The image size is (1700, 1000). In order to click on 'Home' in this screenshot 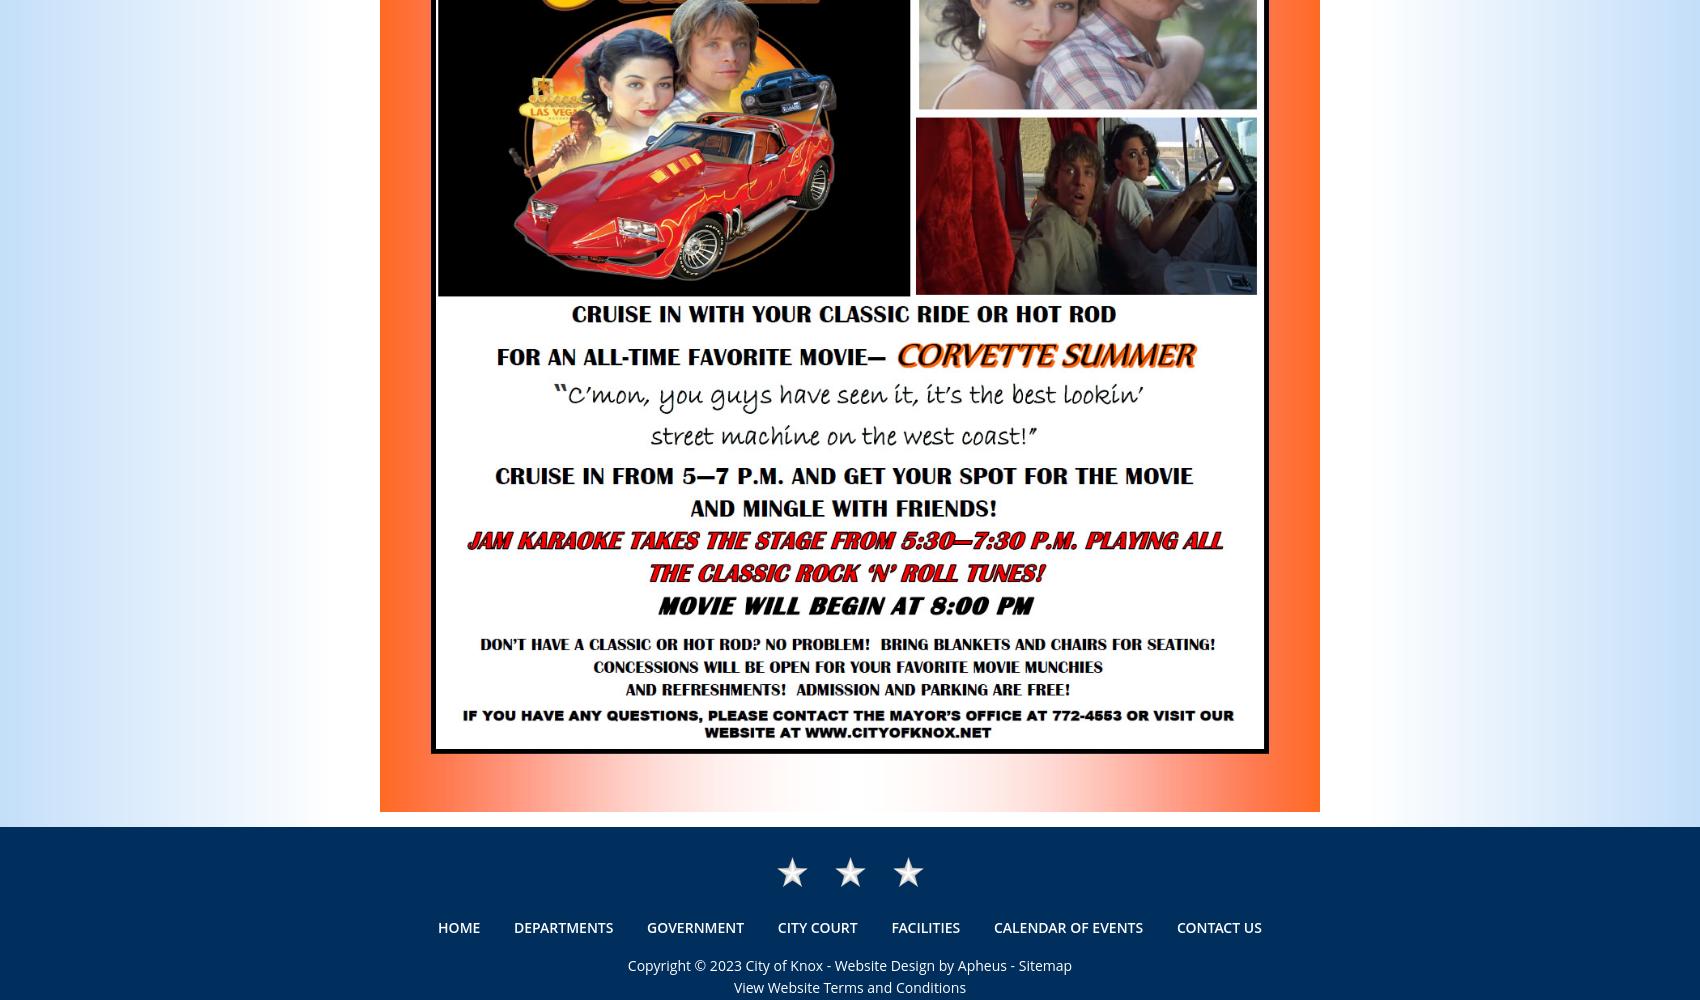, I will do `click(459, 927)`.